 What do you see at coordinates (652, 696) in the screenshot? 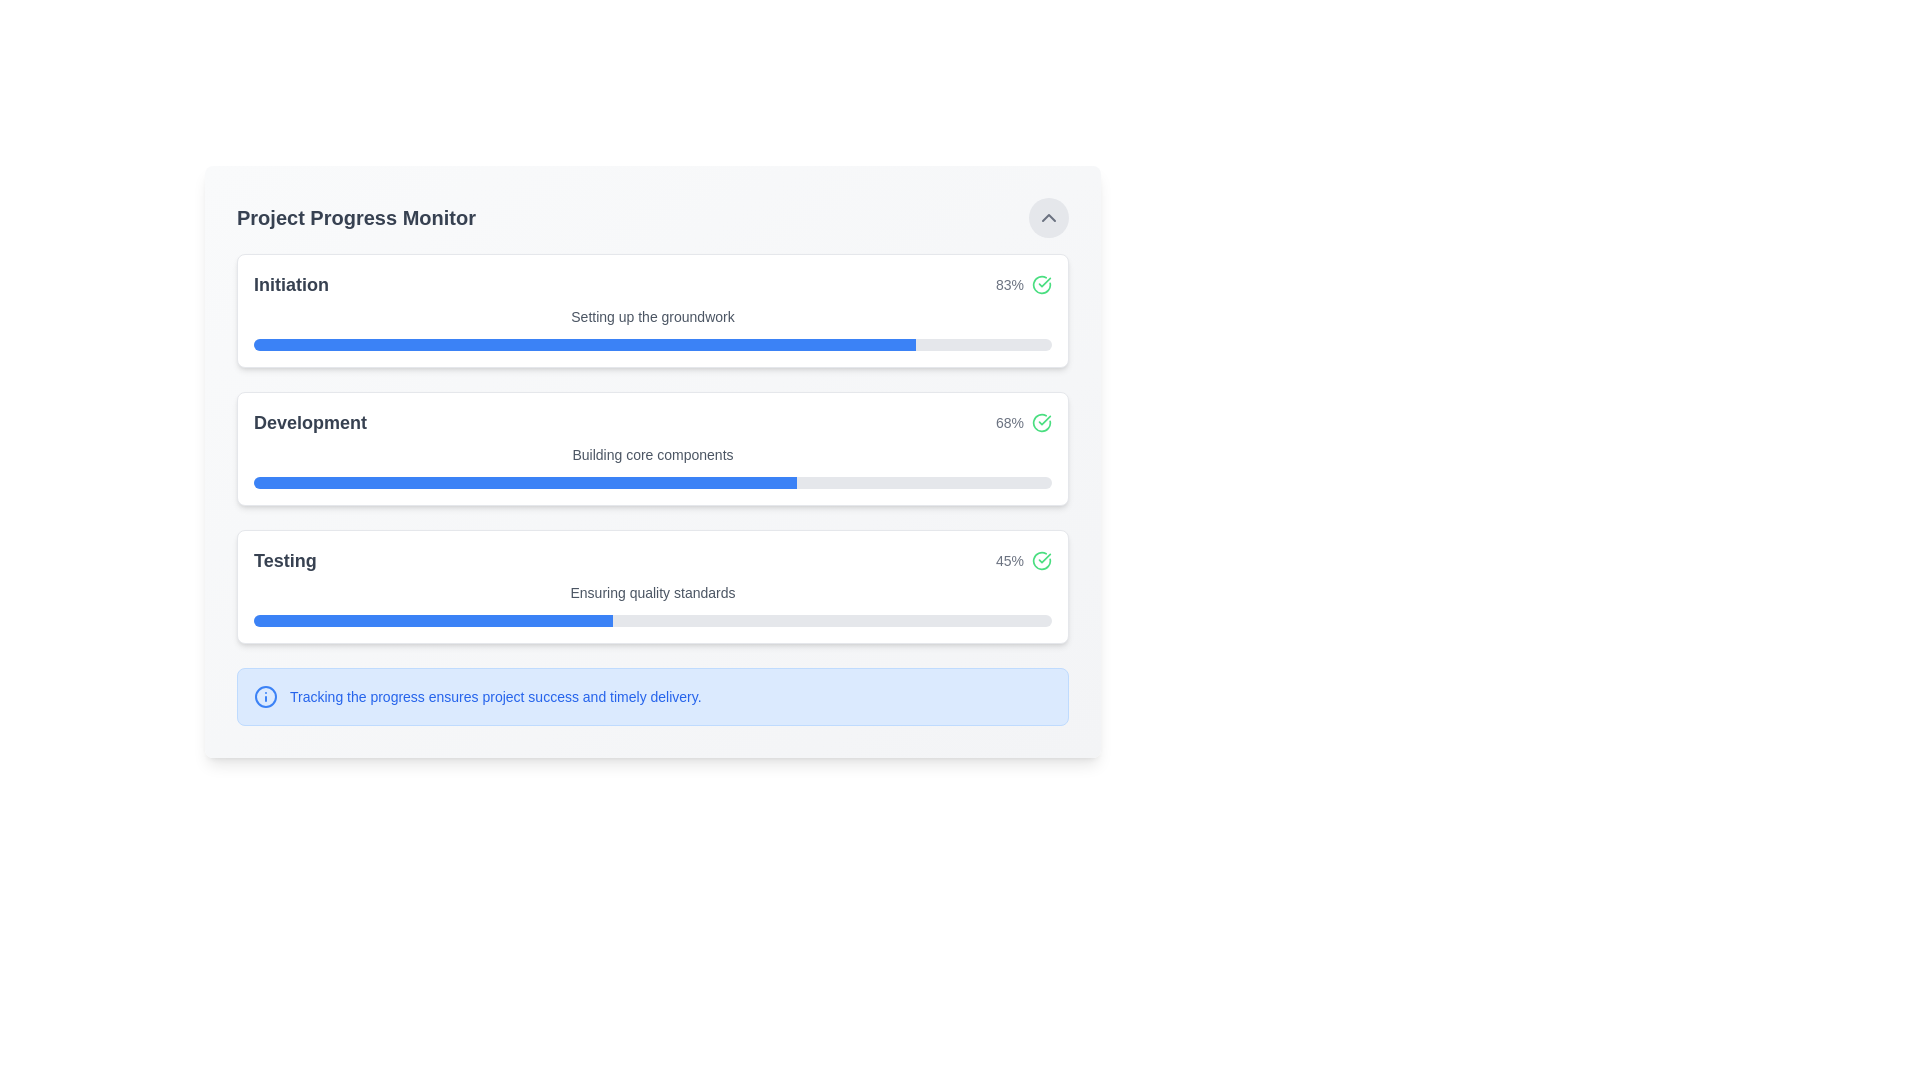
I see `text of the Informational Banner that states 'Tracking the progress ensures project success and timely delivery,' which is located at the bottom of the 'Project Progress Monitor' section` at bounding box center [652, 696].